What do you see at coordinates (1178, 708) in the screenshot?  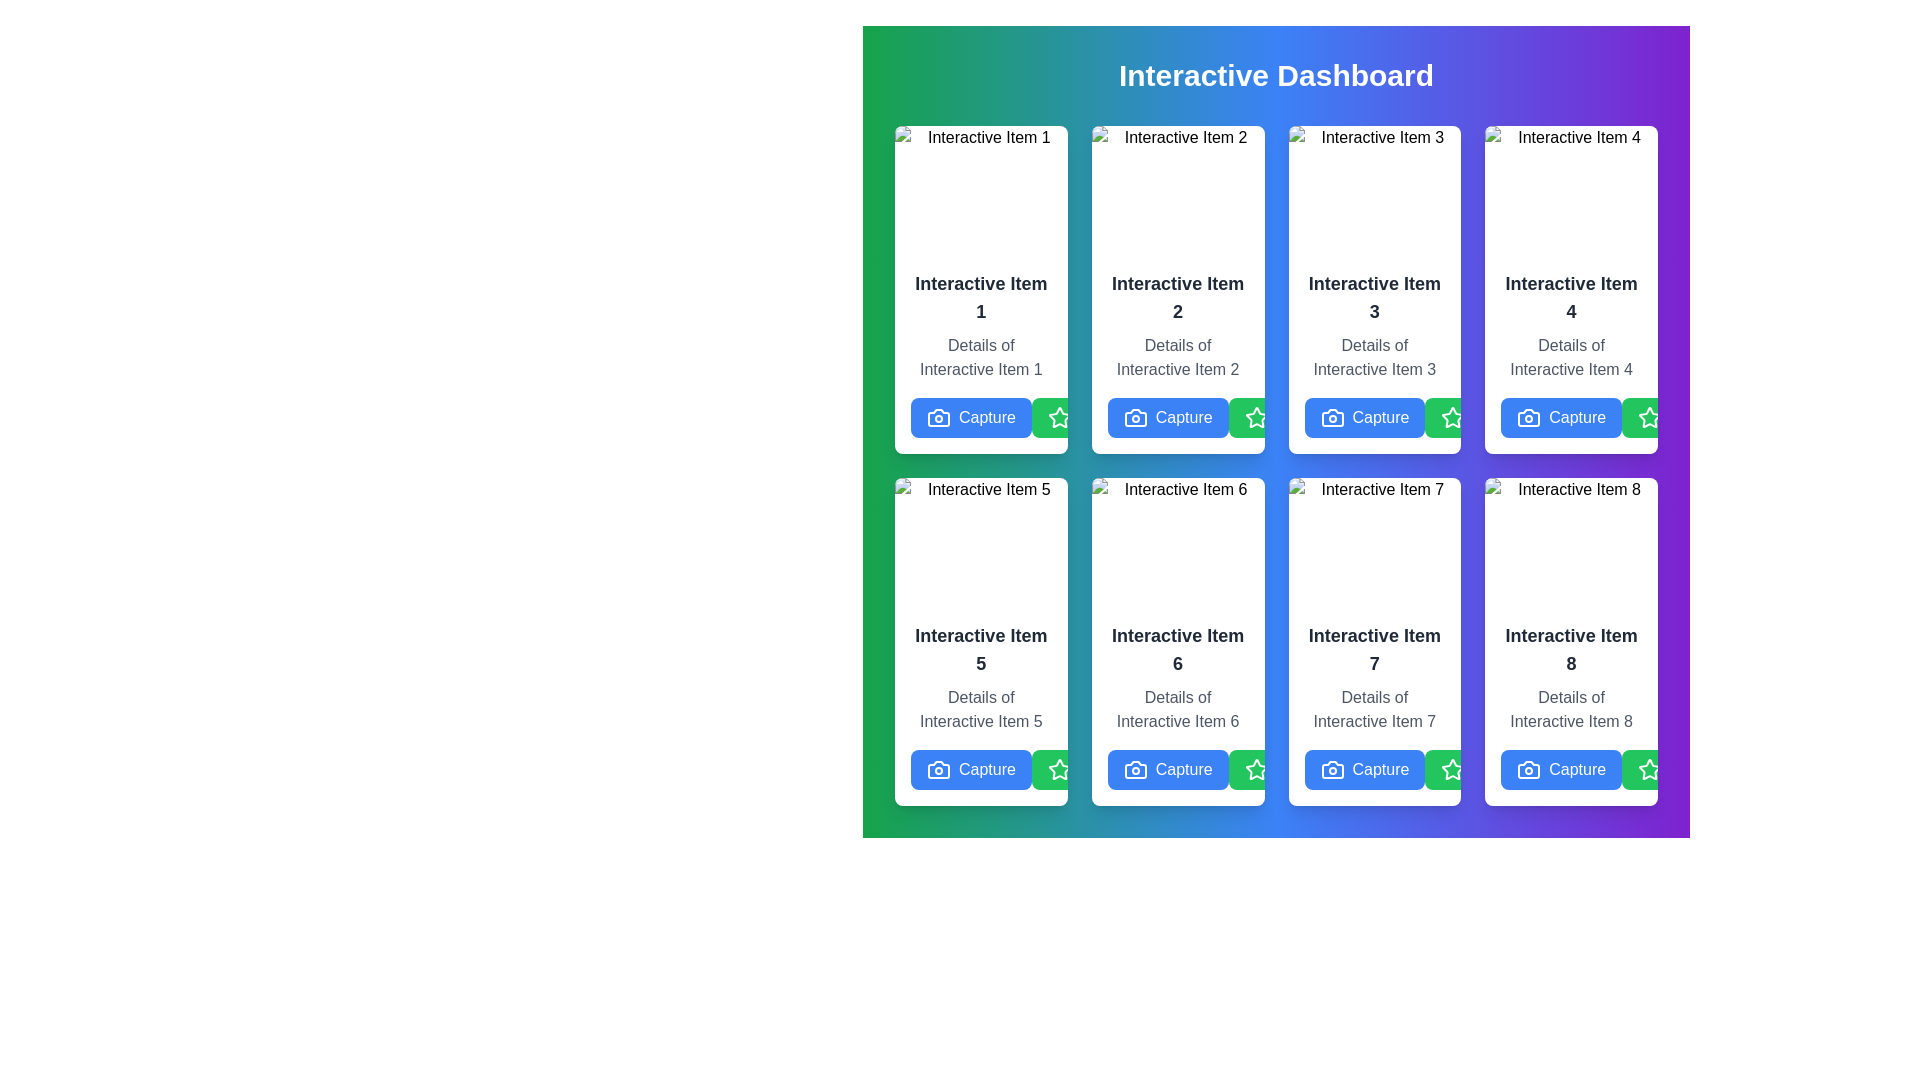 I see `the static text label that provides descriptive information about 'Interactive Item 6', located in the middle row, third column of the grid layout` at bounding box center [1178, 708].